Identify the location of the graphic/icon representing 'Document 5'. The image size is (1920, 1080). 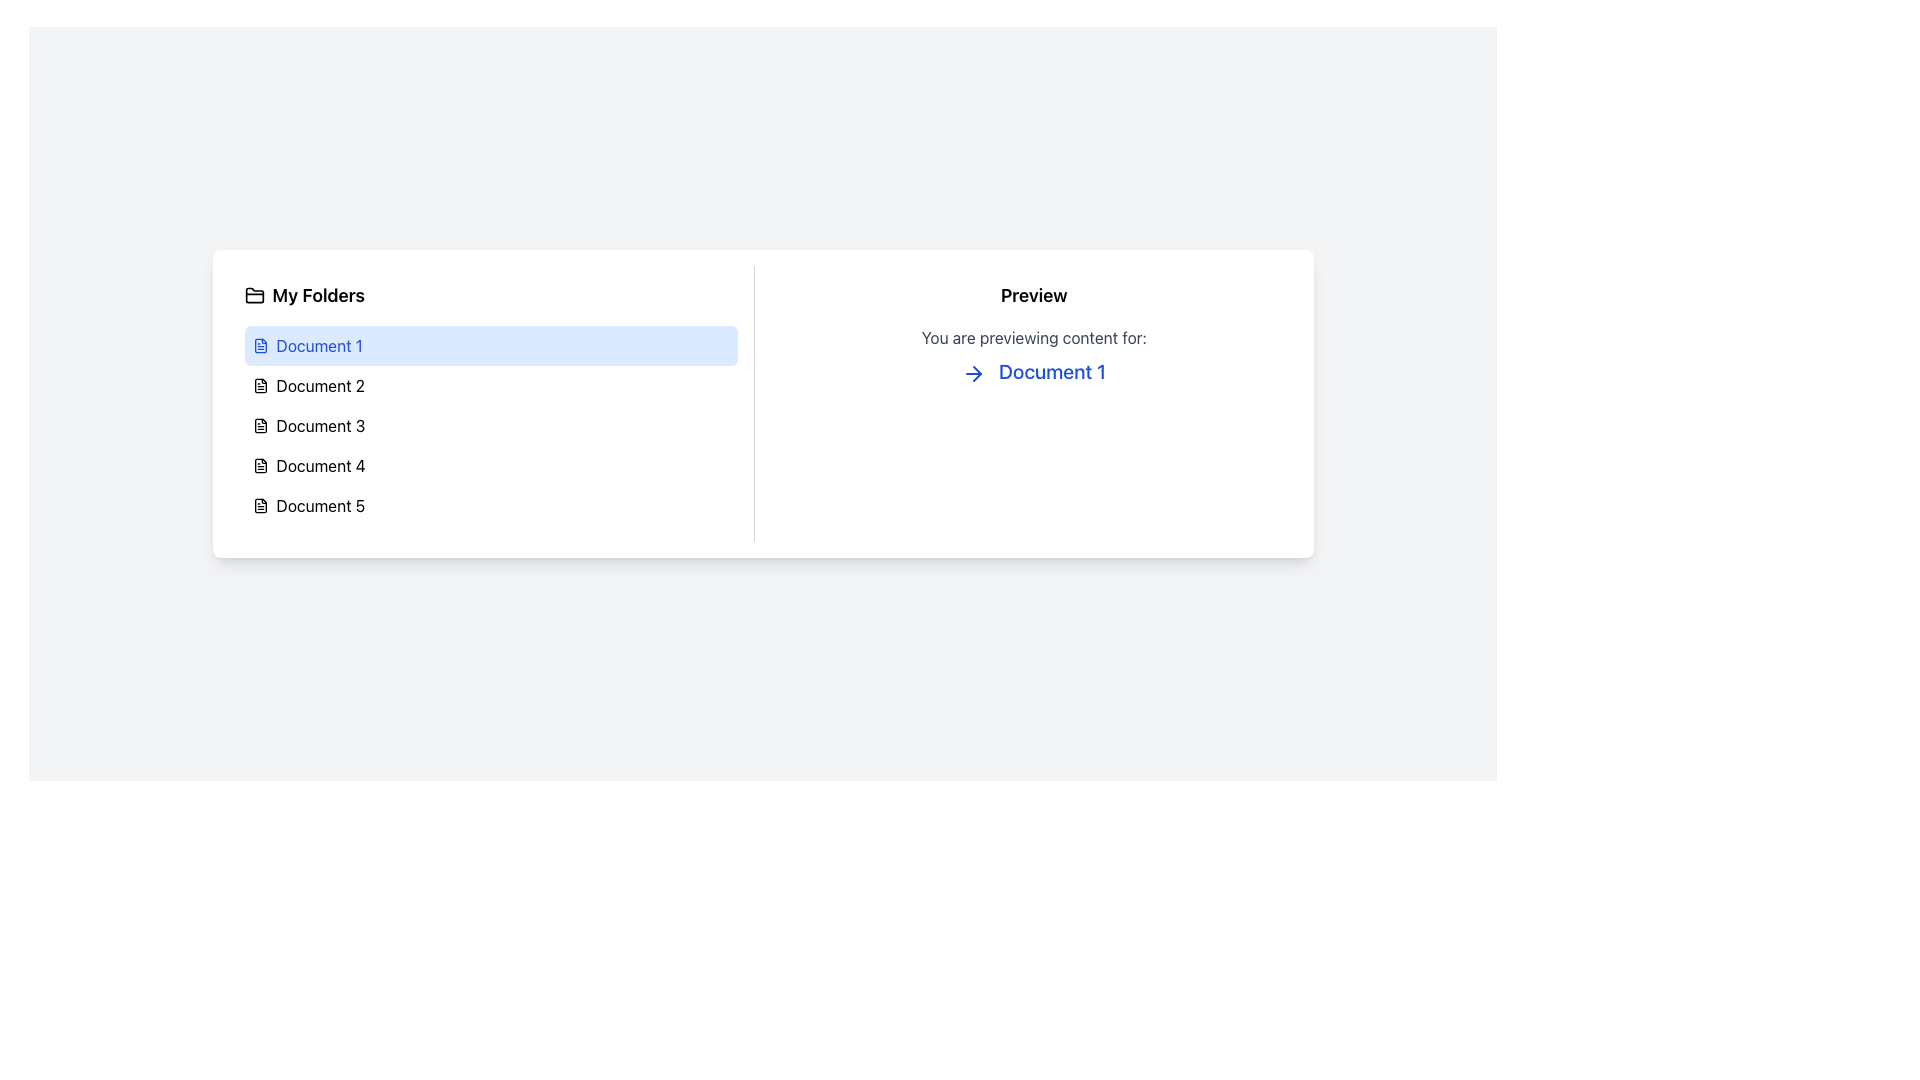
(258, 504).